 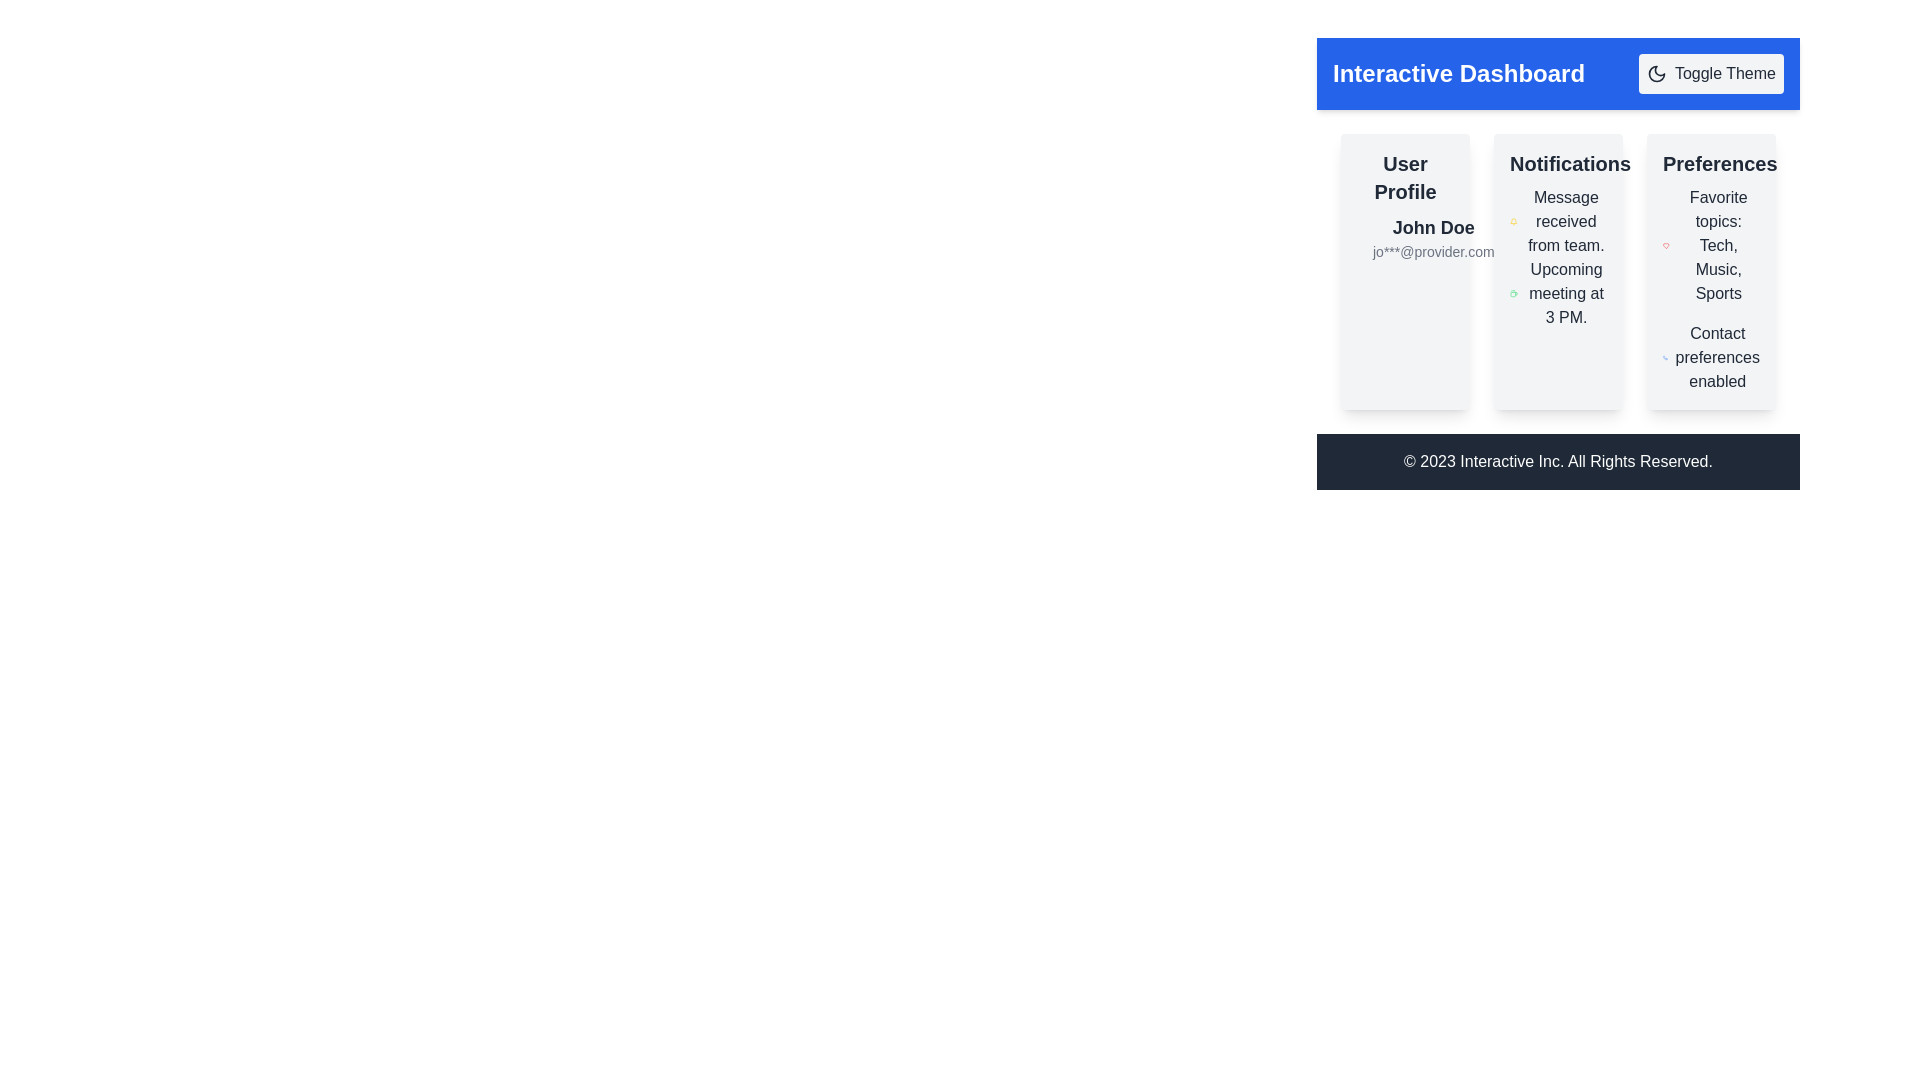 I want to click on the Informational card displaying the user's favorite topics and contact preferences, located in the third column of the grid layout, so click(x=1710, y=272).